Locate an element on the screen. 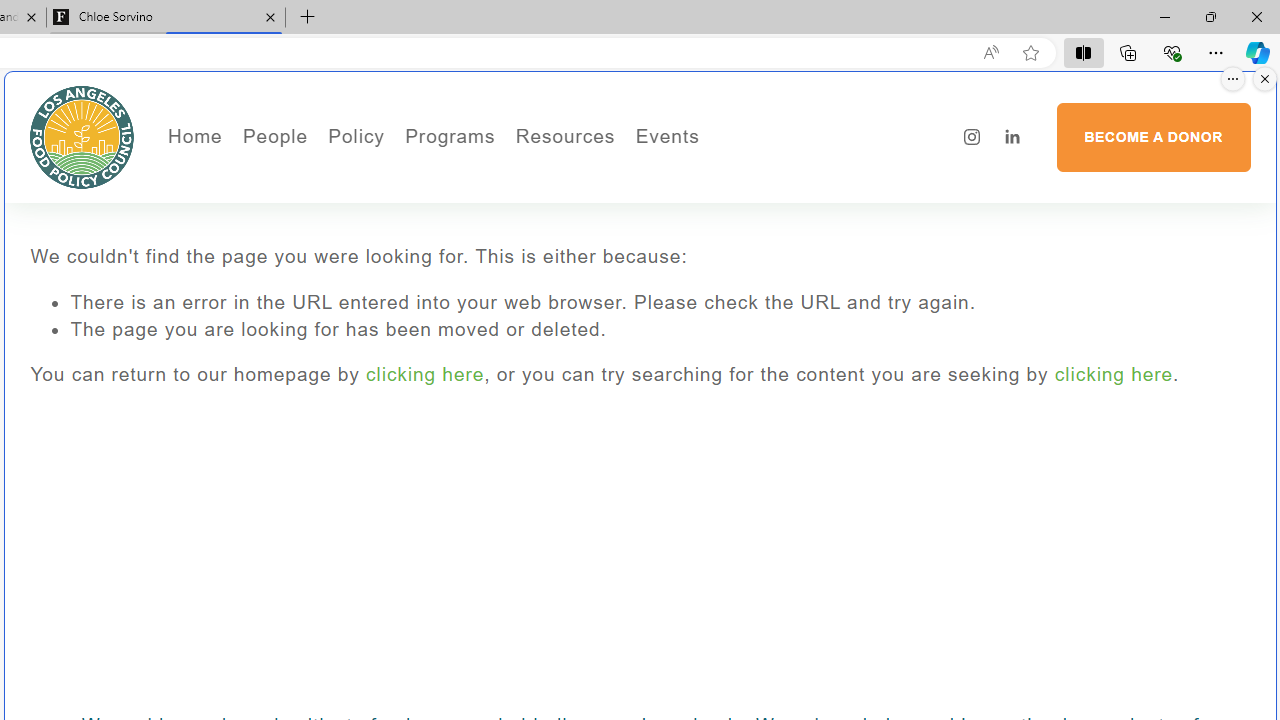  'Healthy Markets LA' is located at coordinates (504, 175).